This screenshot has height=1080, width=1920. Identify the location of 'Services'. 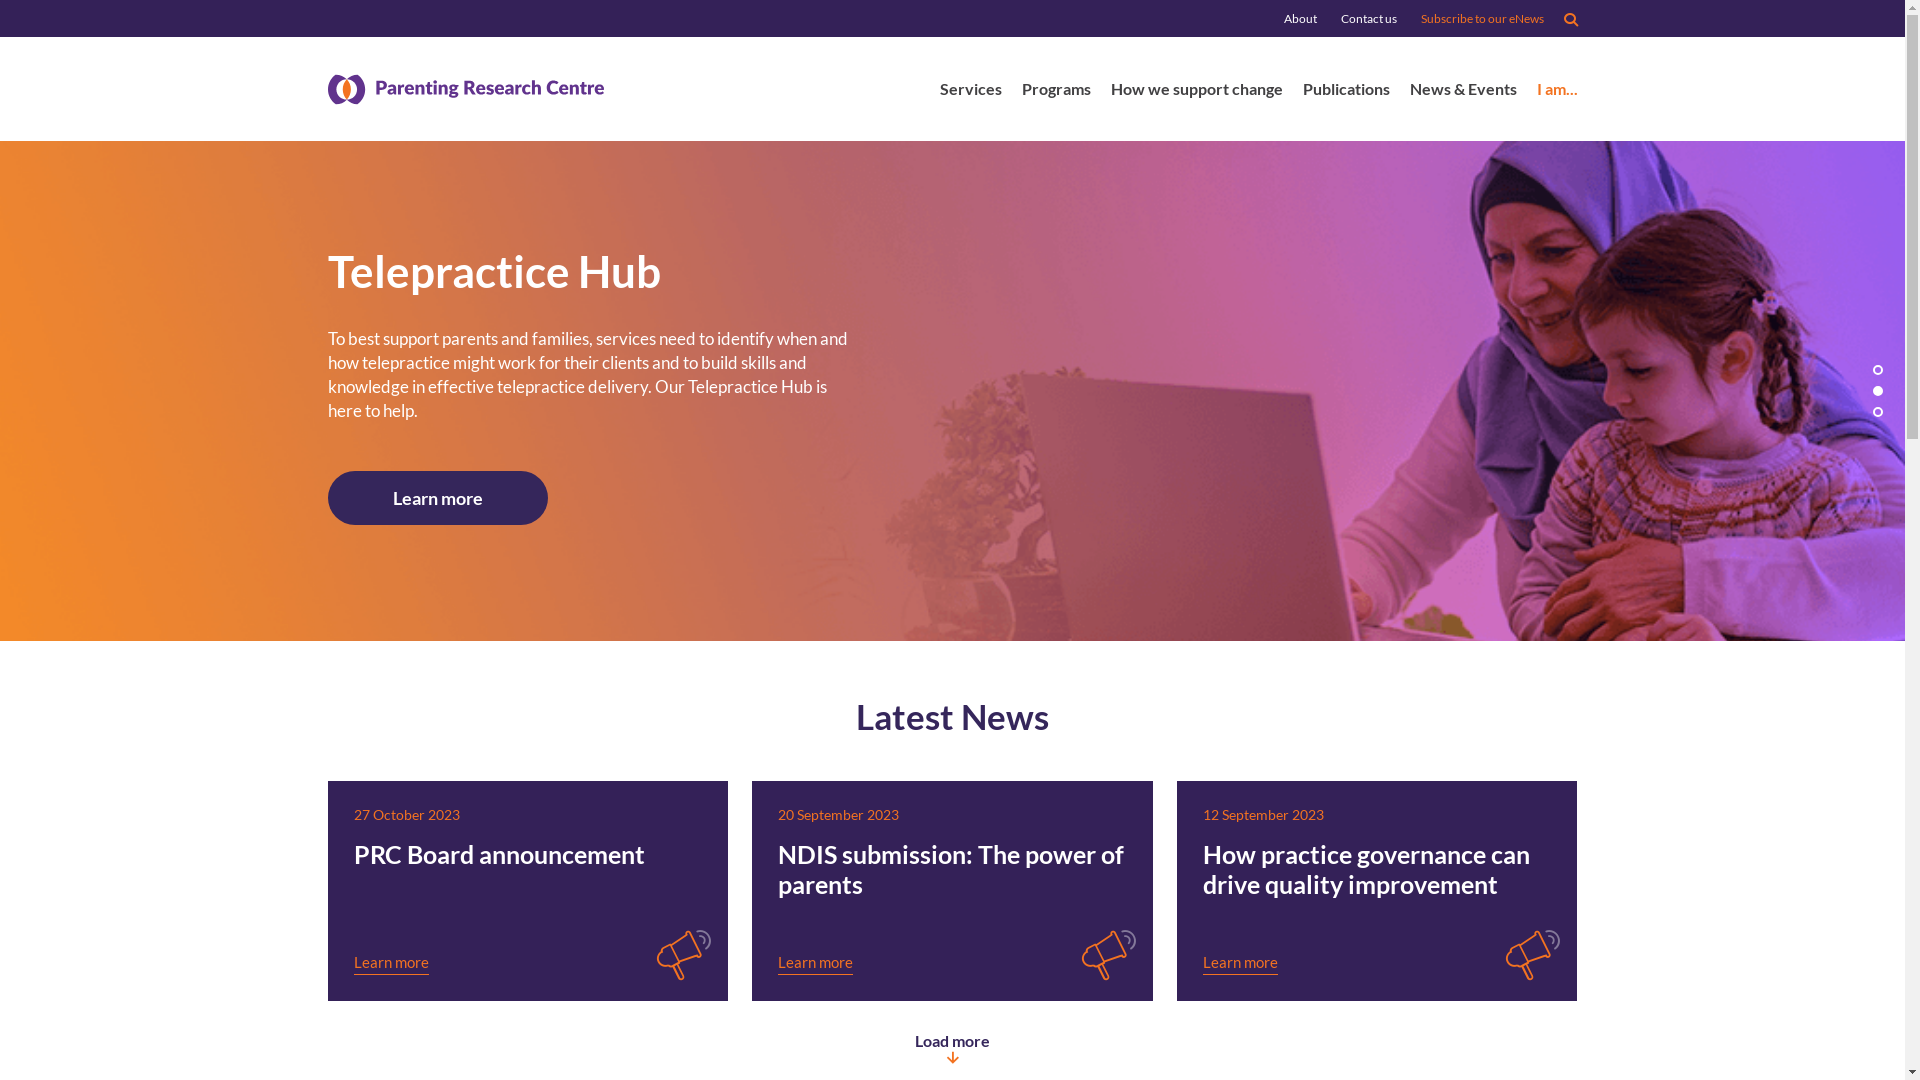
(970, 91).